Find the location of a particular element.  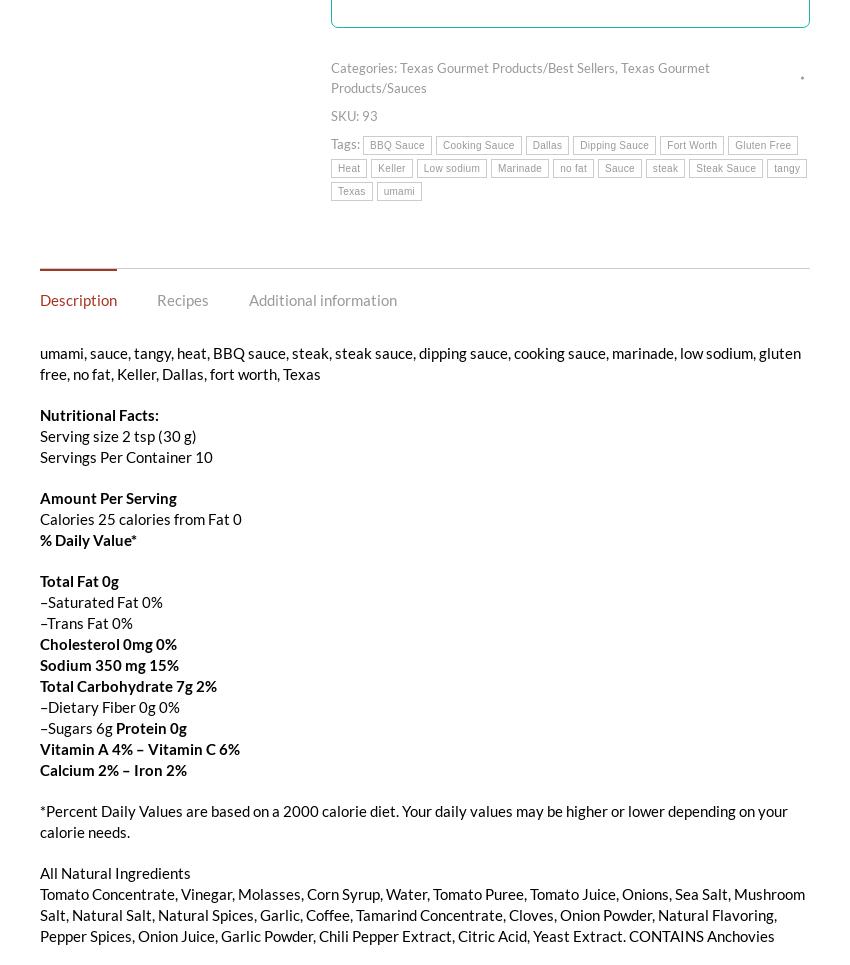

'Steak Sauce' is located at coordinates (725, 166).